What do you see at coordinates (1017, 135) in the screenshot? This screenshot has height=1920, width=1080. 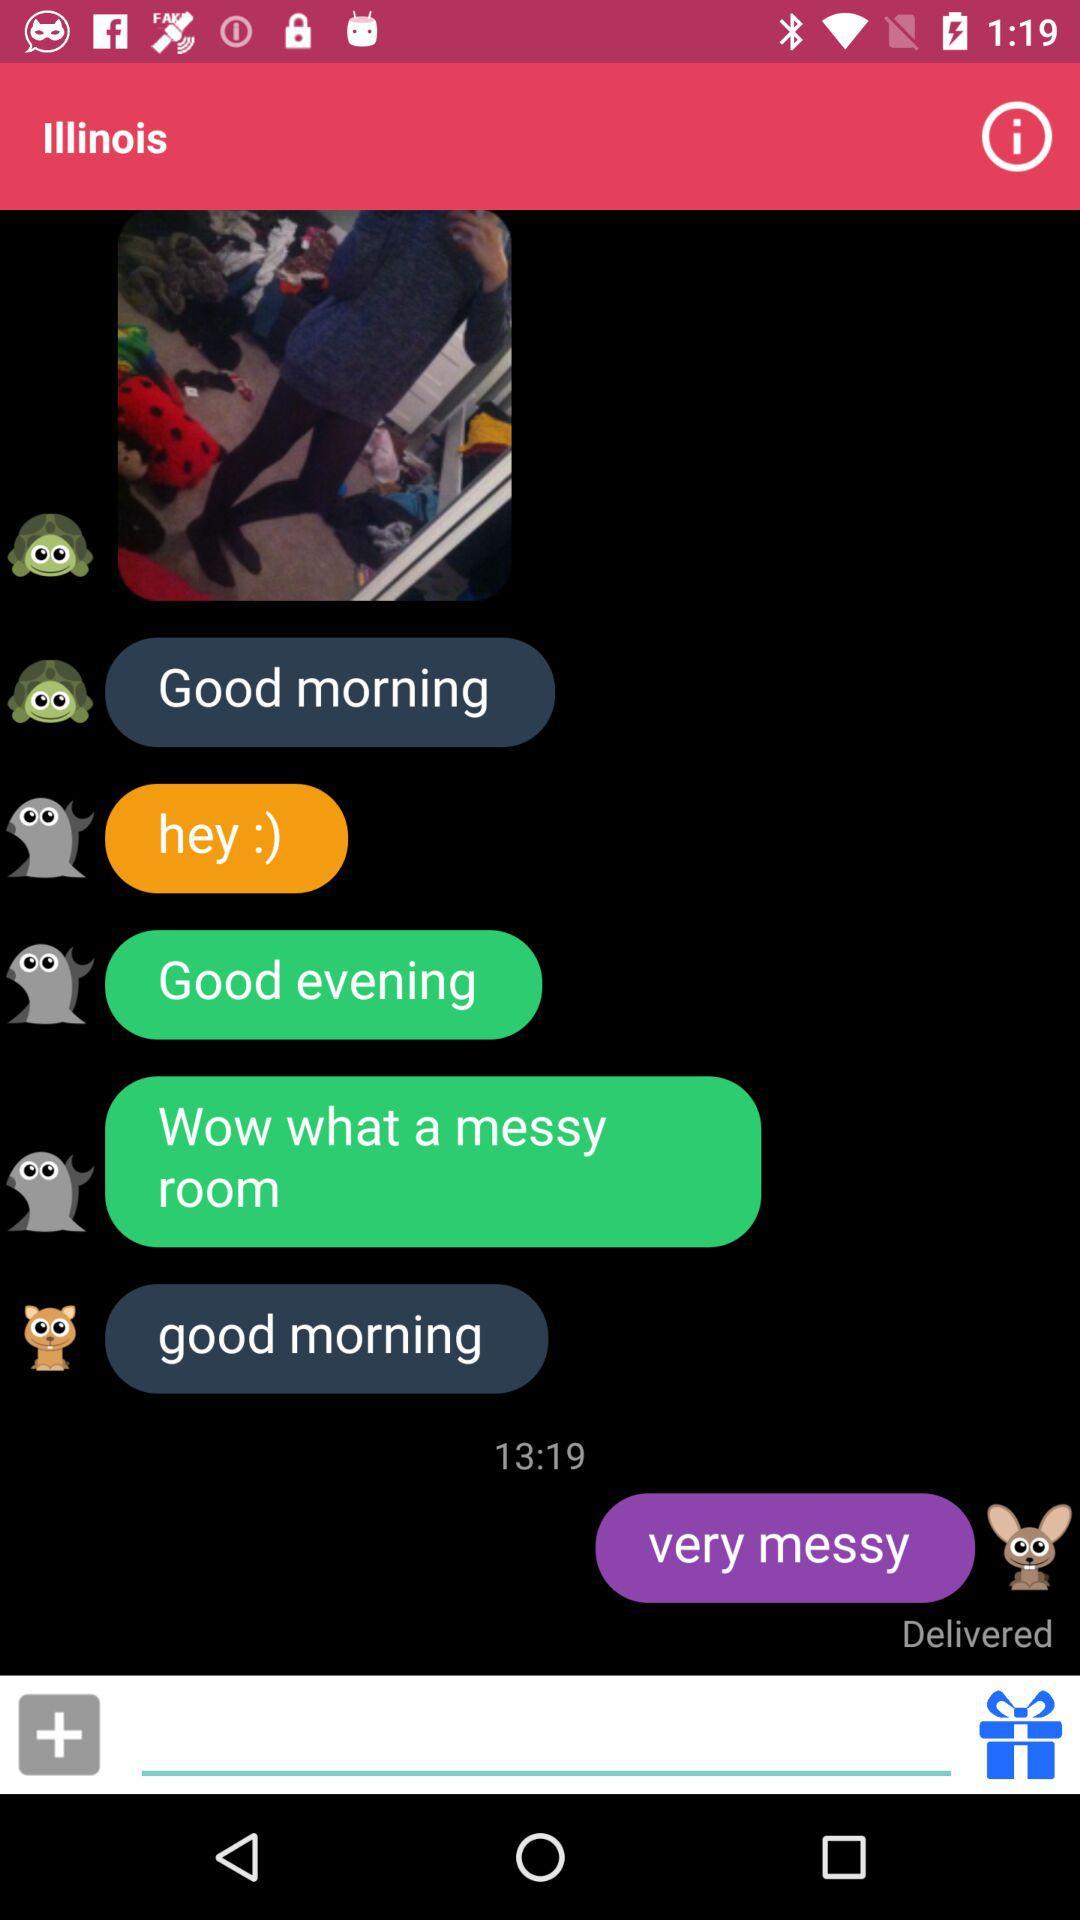 I see `item at the top right corner` at bounding box center [1017, 135].